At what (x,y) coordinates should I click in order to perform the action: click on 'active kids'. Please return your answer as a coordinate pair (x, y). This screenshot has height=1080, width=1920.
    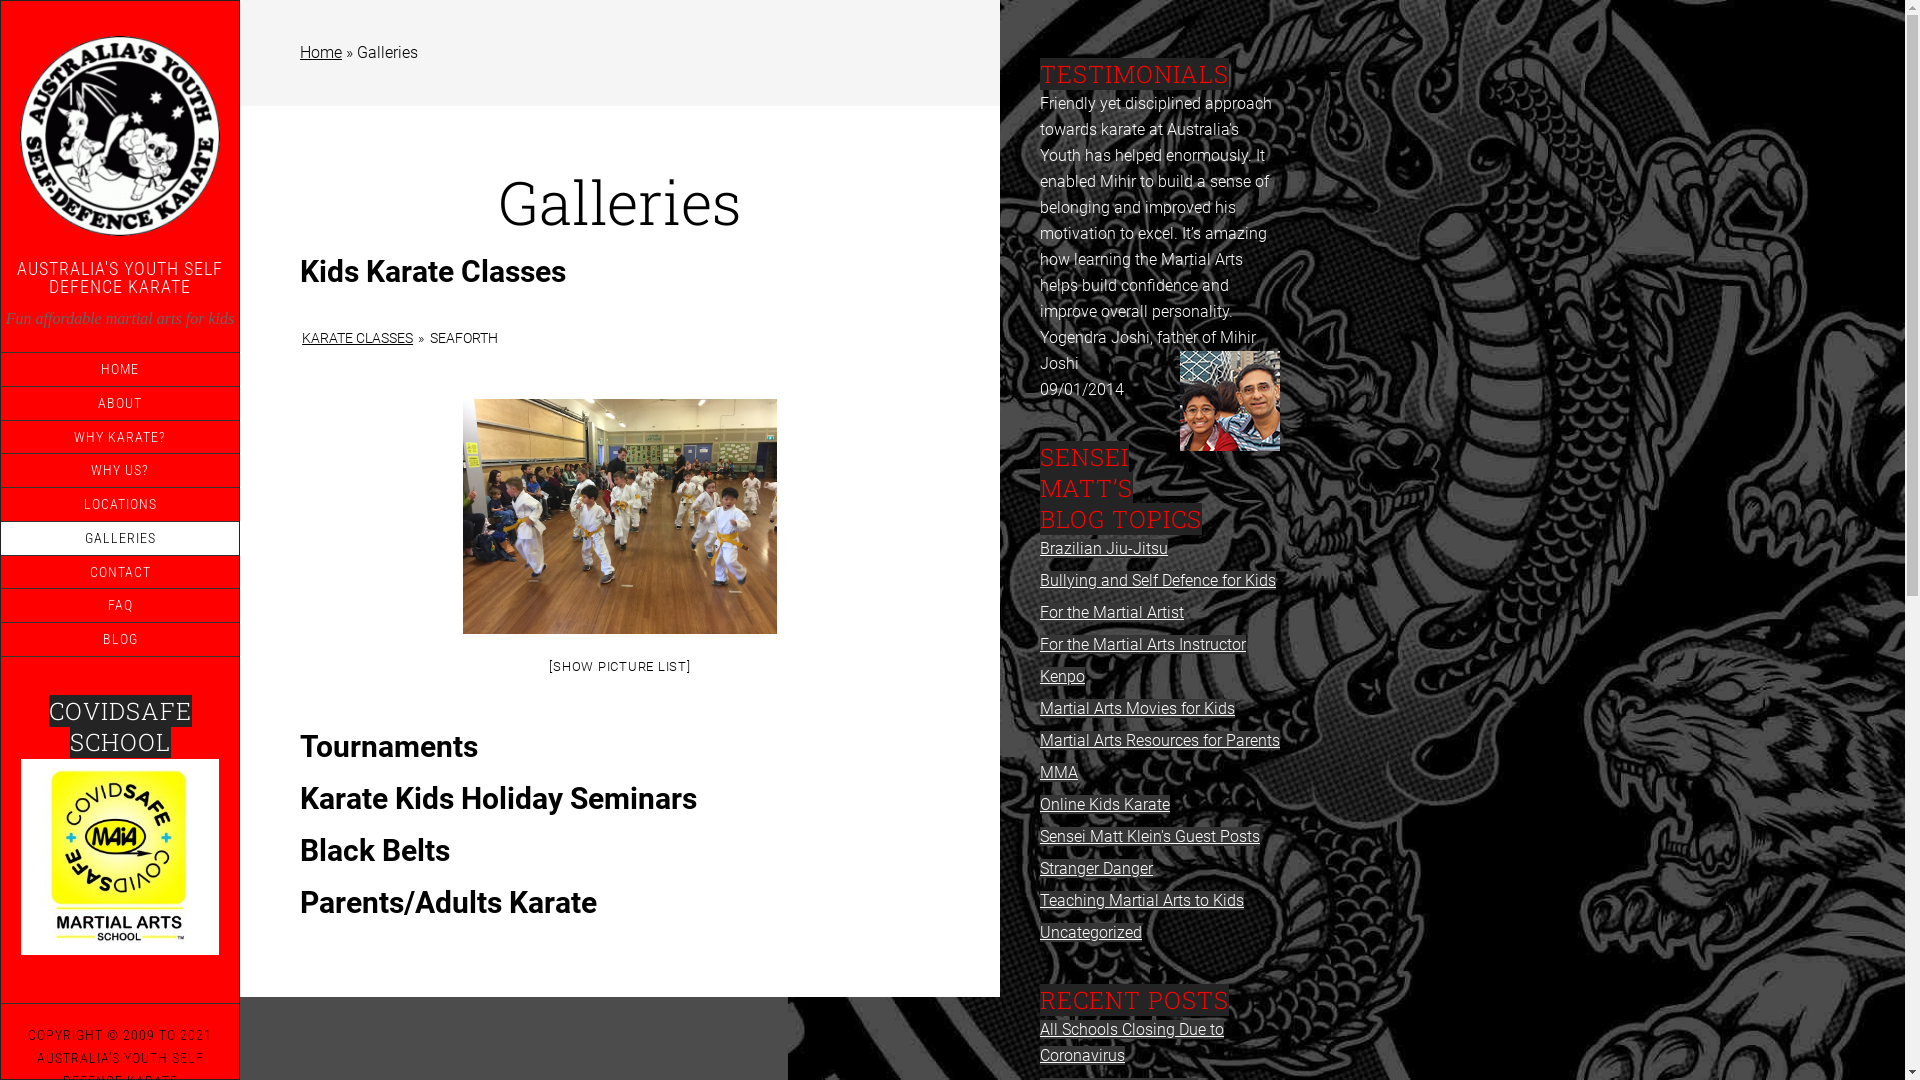
    Looking at the image, I should click on (119, 856).